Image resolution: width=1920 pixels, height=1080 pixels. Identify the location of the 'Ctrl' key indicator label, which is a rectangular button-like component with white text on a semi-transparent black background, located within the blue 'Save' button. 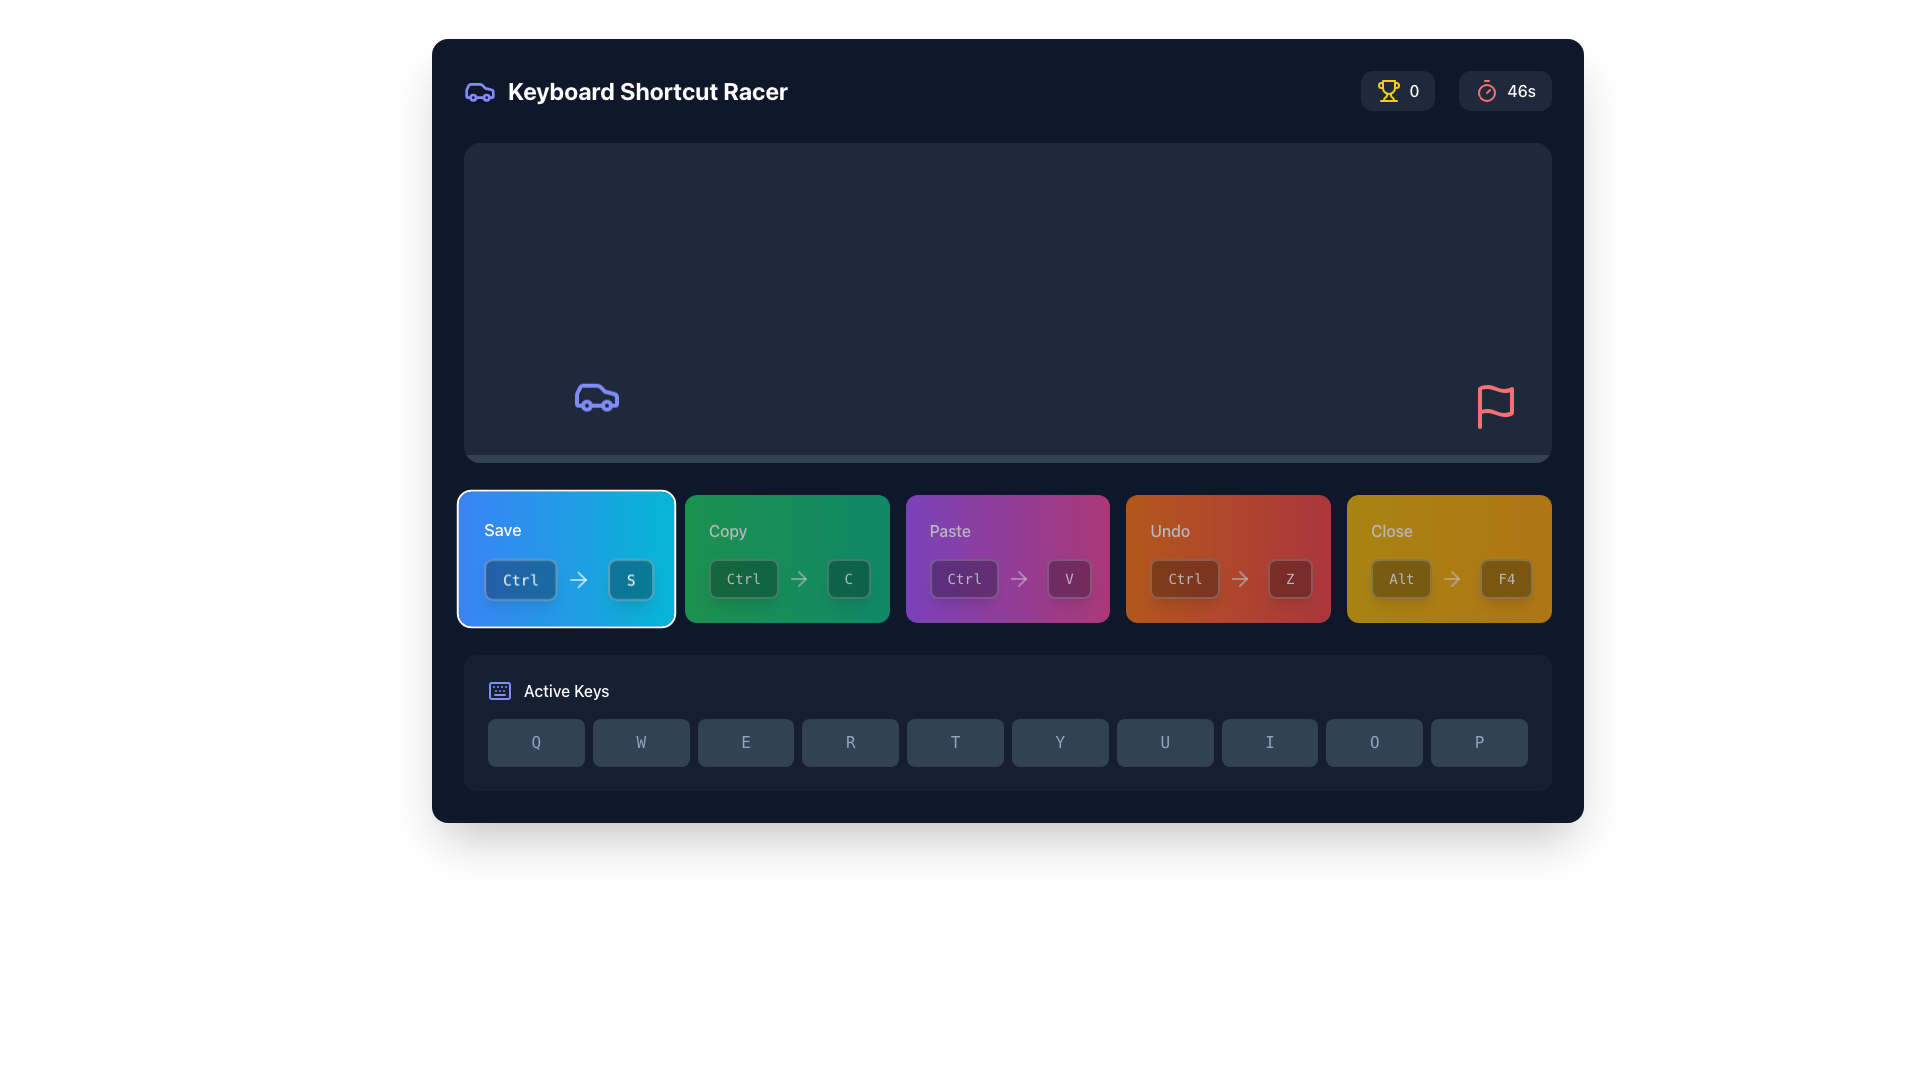
(520, 579).